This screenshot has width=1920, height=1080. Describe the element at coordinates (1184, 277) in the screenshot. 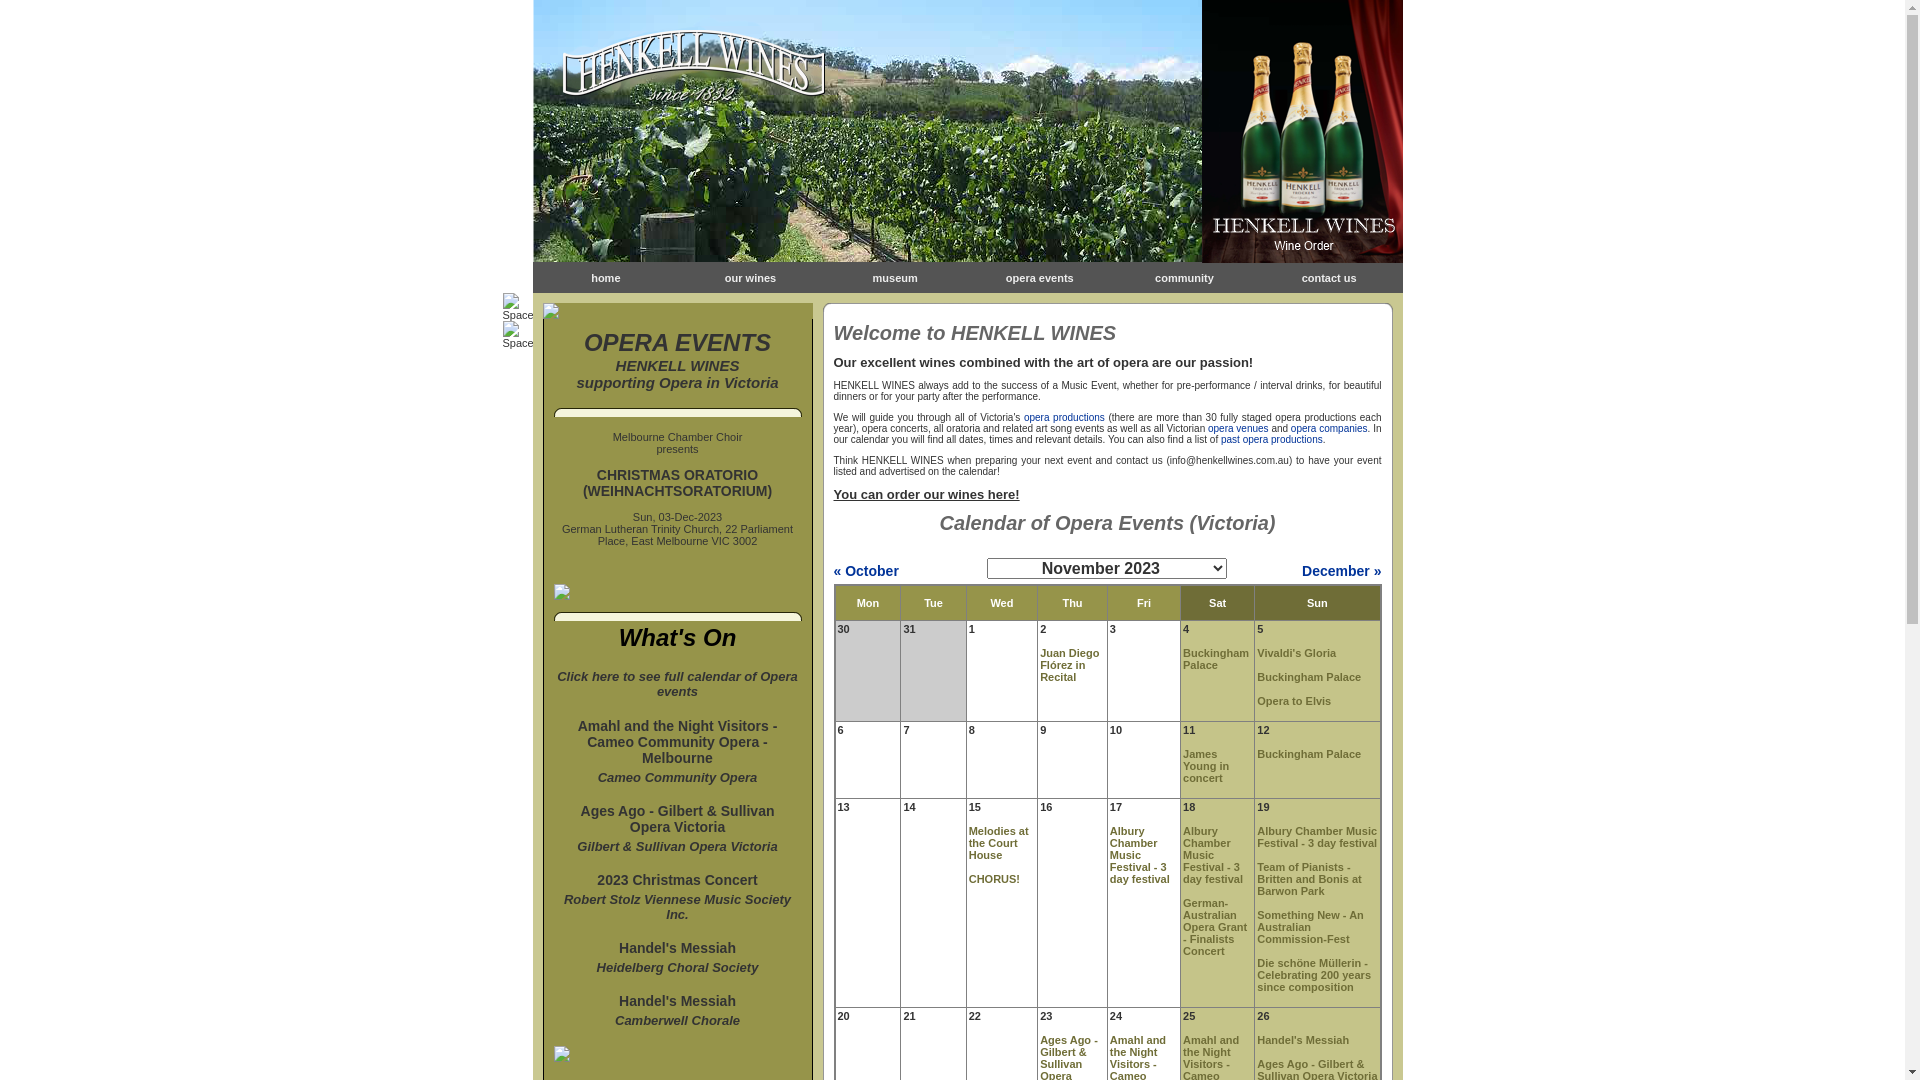

I see `'community'` at that location.